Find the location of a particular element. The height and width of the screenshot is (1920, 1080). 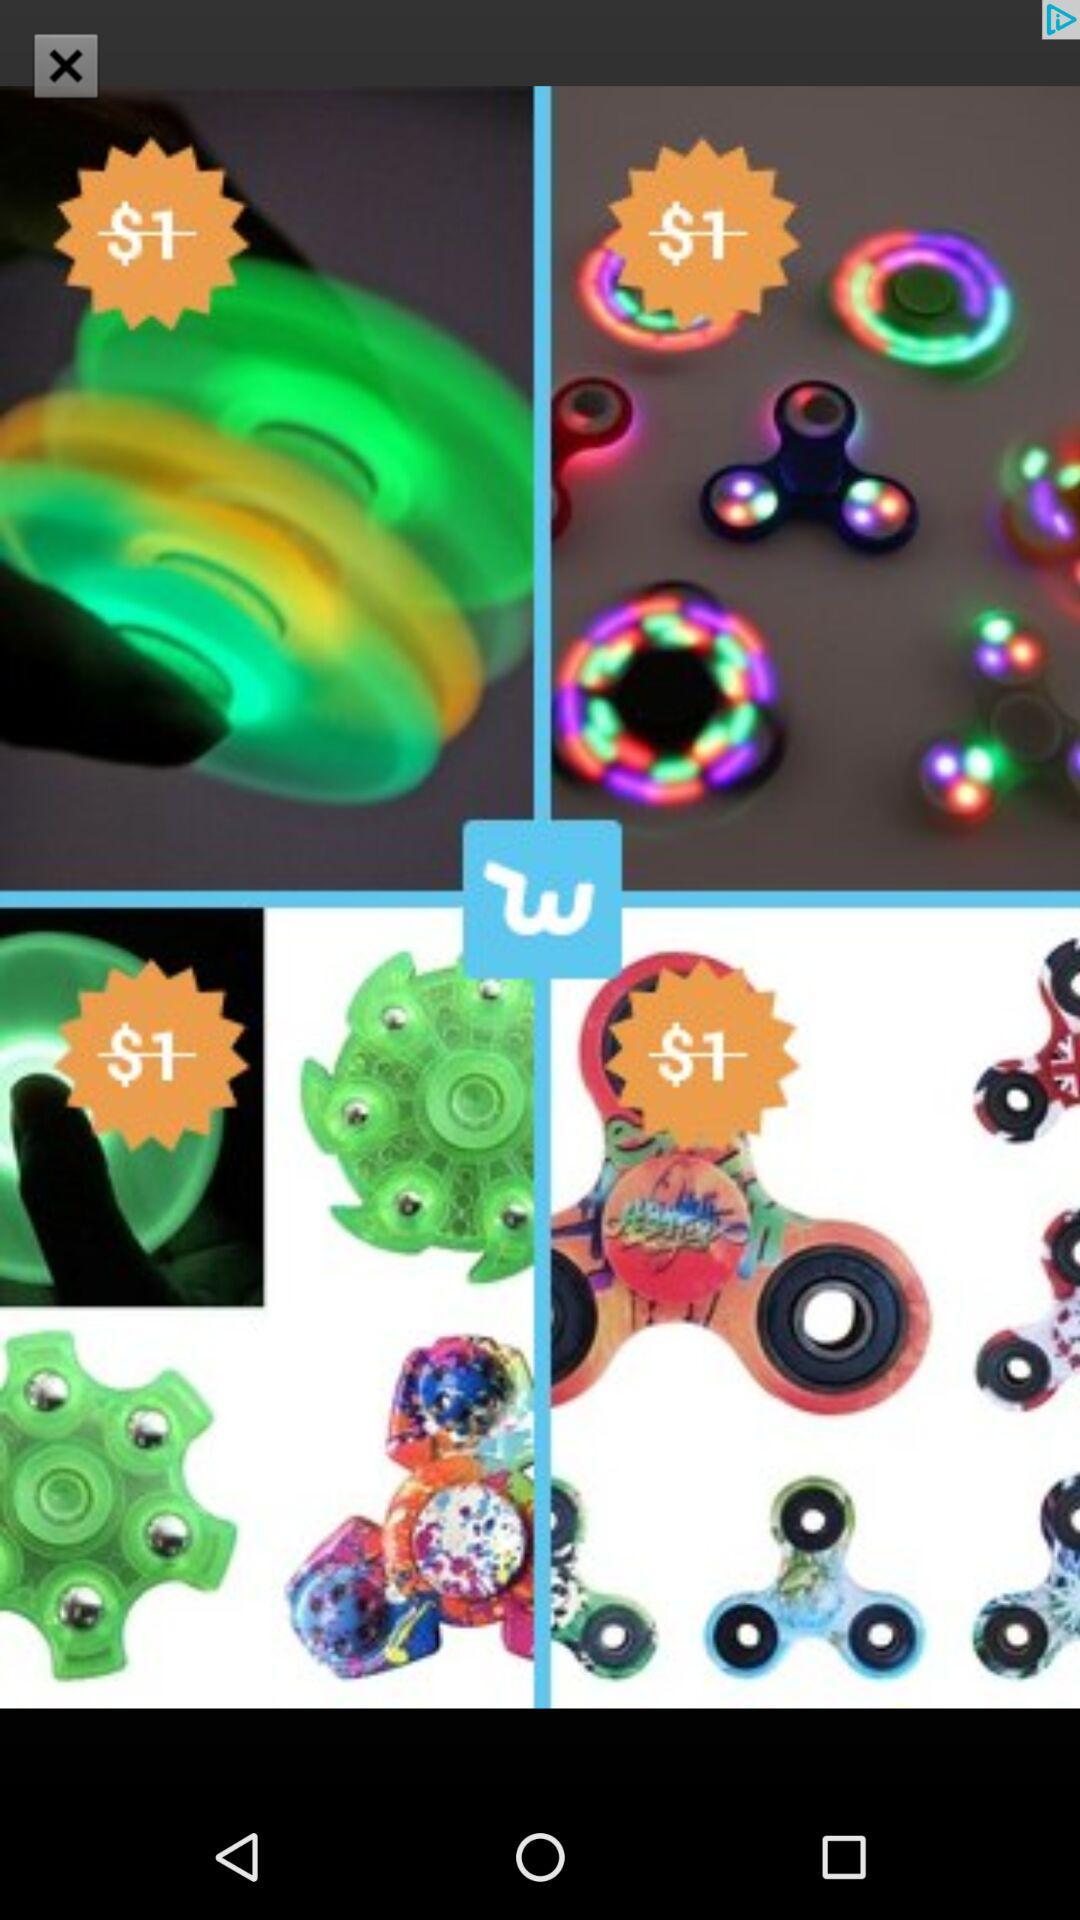

the close icon is located at coordinates (64, 70).